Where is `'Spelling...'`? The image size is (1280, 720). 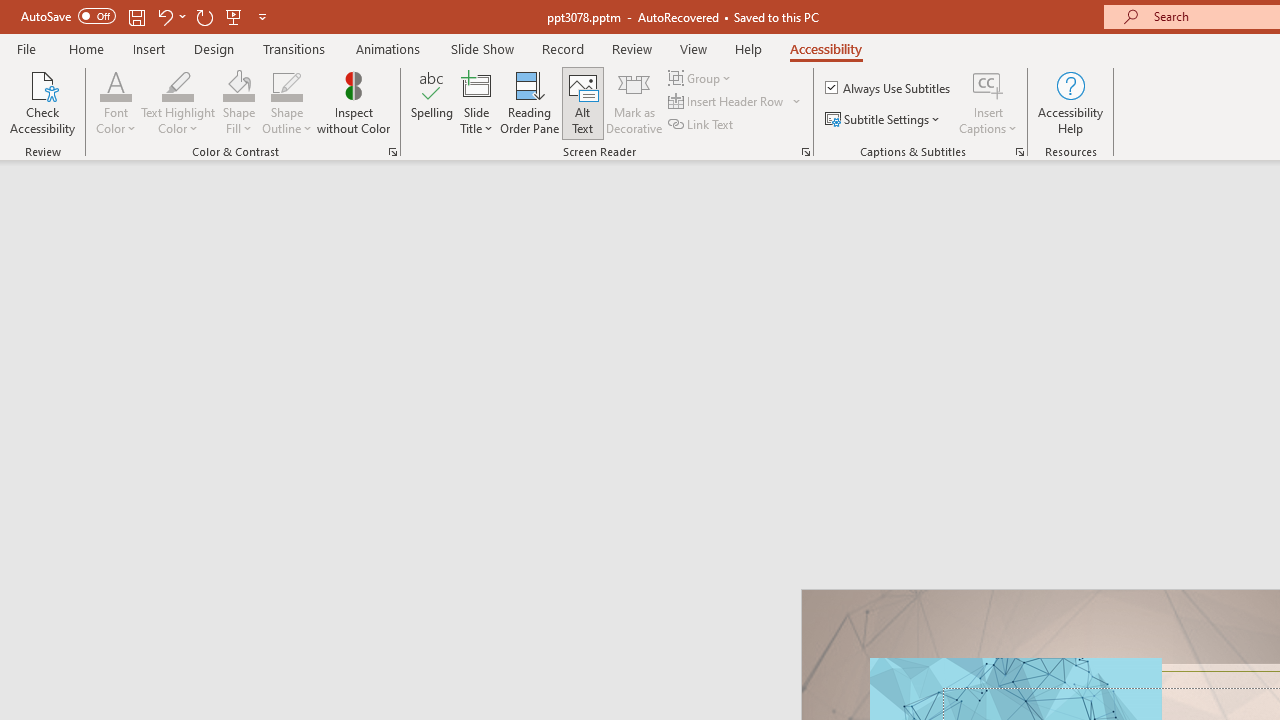
'Spelling...' is located at coordinates (431, 103).